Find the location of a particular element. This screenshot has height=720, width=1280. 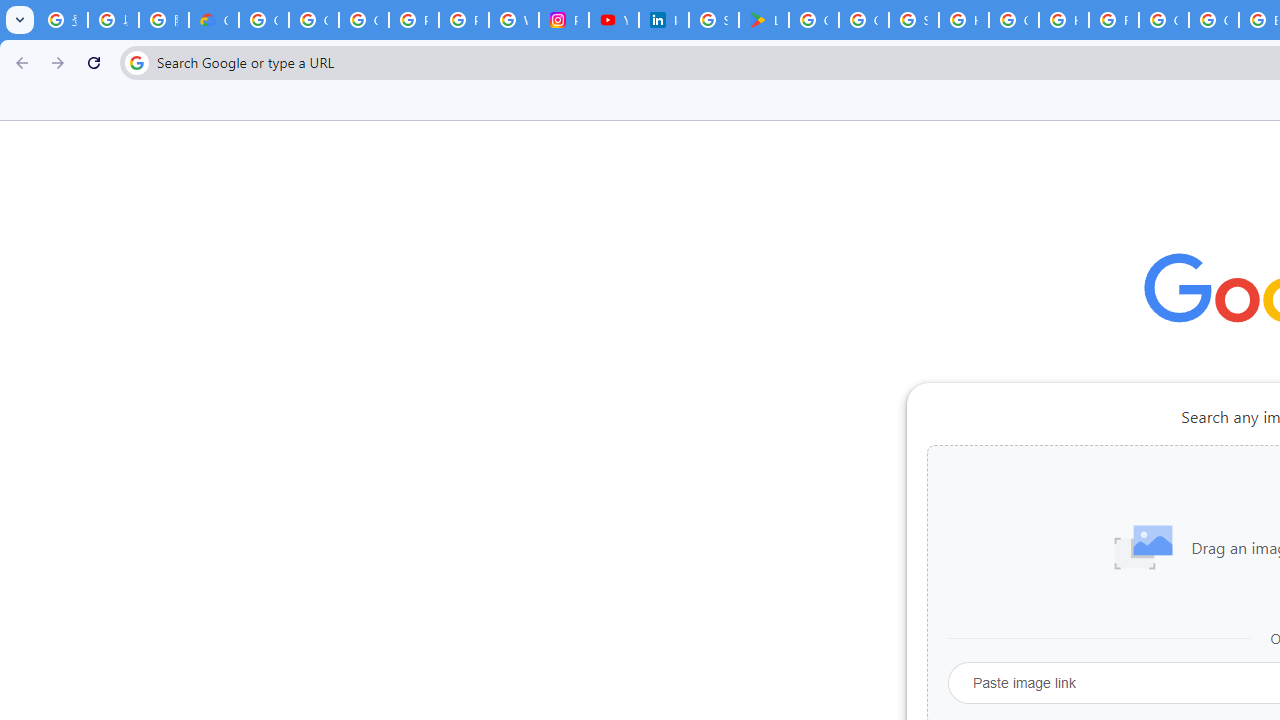

'How do I create a new Google Account? - Google Account Help' is located at coordinates (1063, 20).